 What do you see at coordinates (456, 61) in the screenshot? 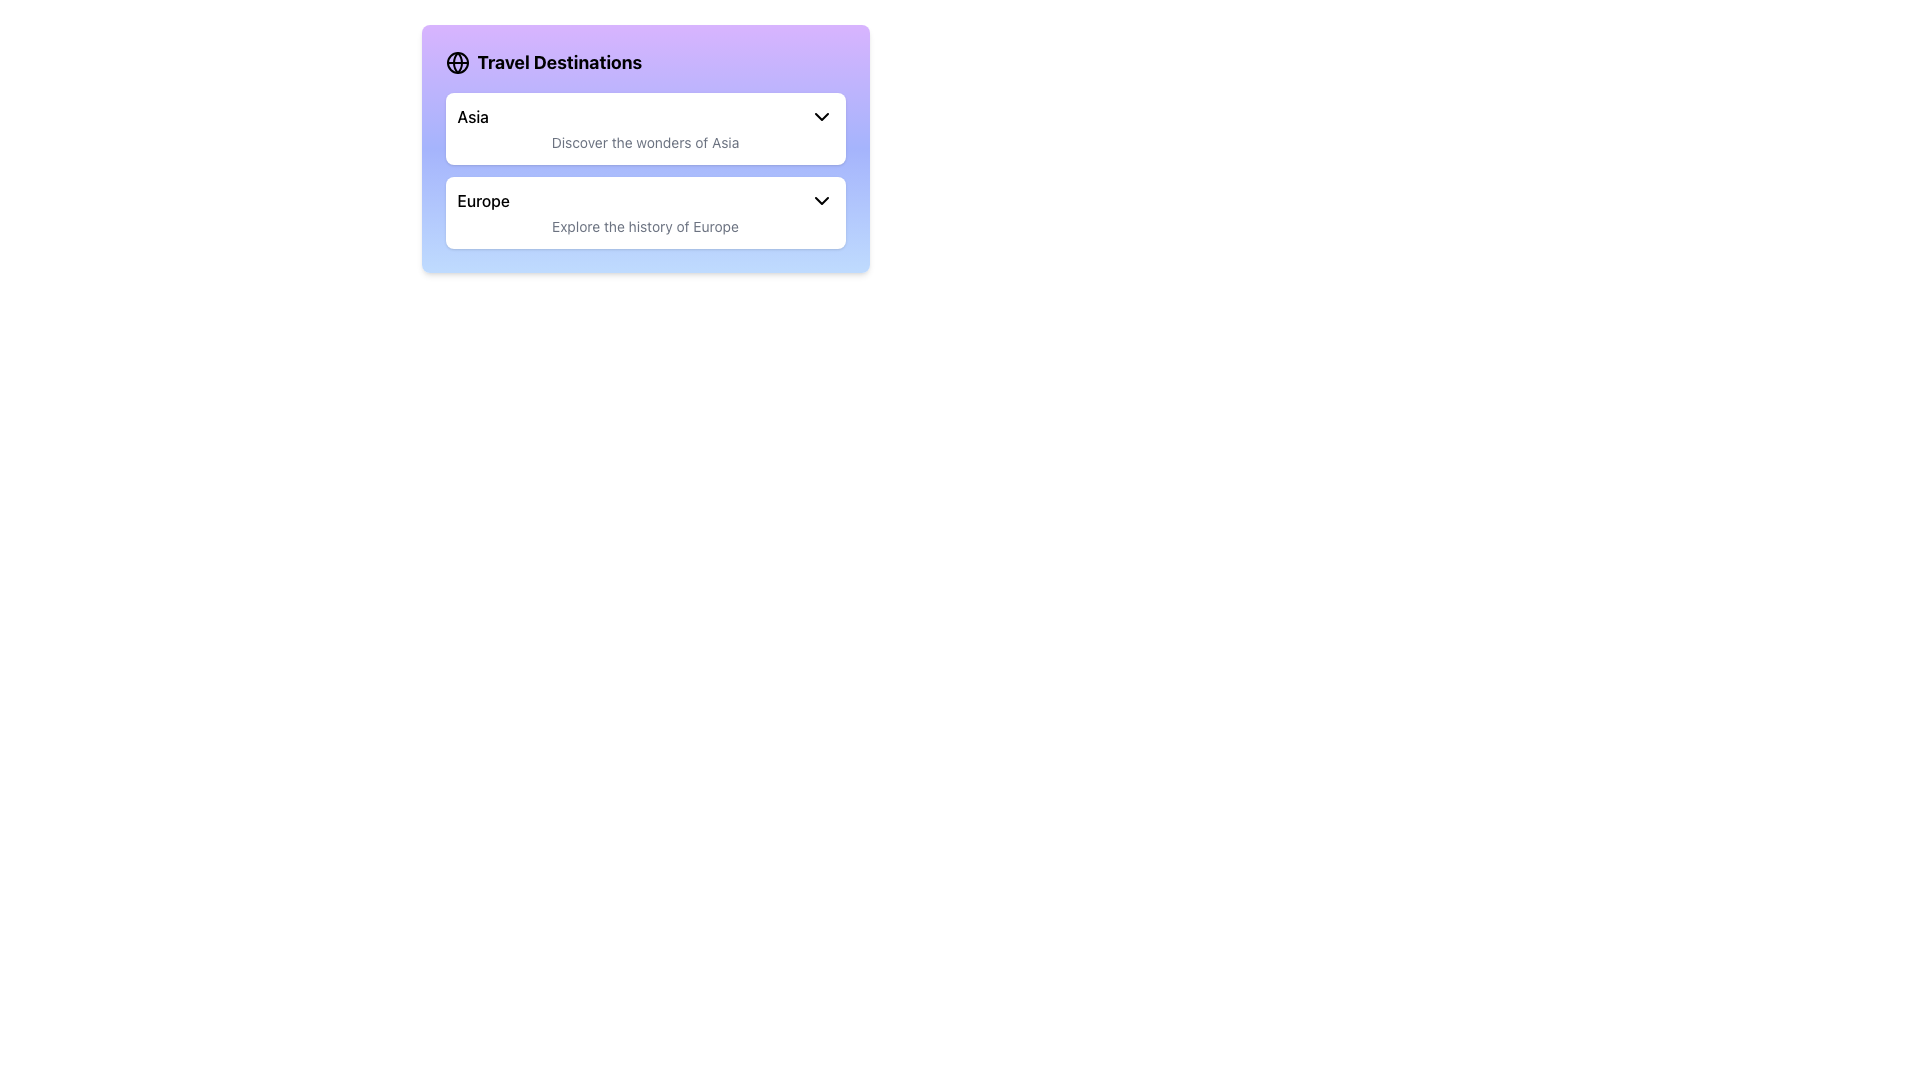
I see `the Circle (SVG Component) that is part of the globe icon, located near the top-left corner of the interface, adjacent to the heading 'Travel Destinations.'` at bounding box center [456, 61].